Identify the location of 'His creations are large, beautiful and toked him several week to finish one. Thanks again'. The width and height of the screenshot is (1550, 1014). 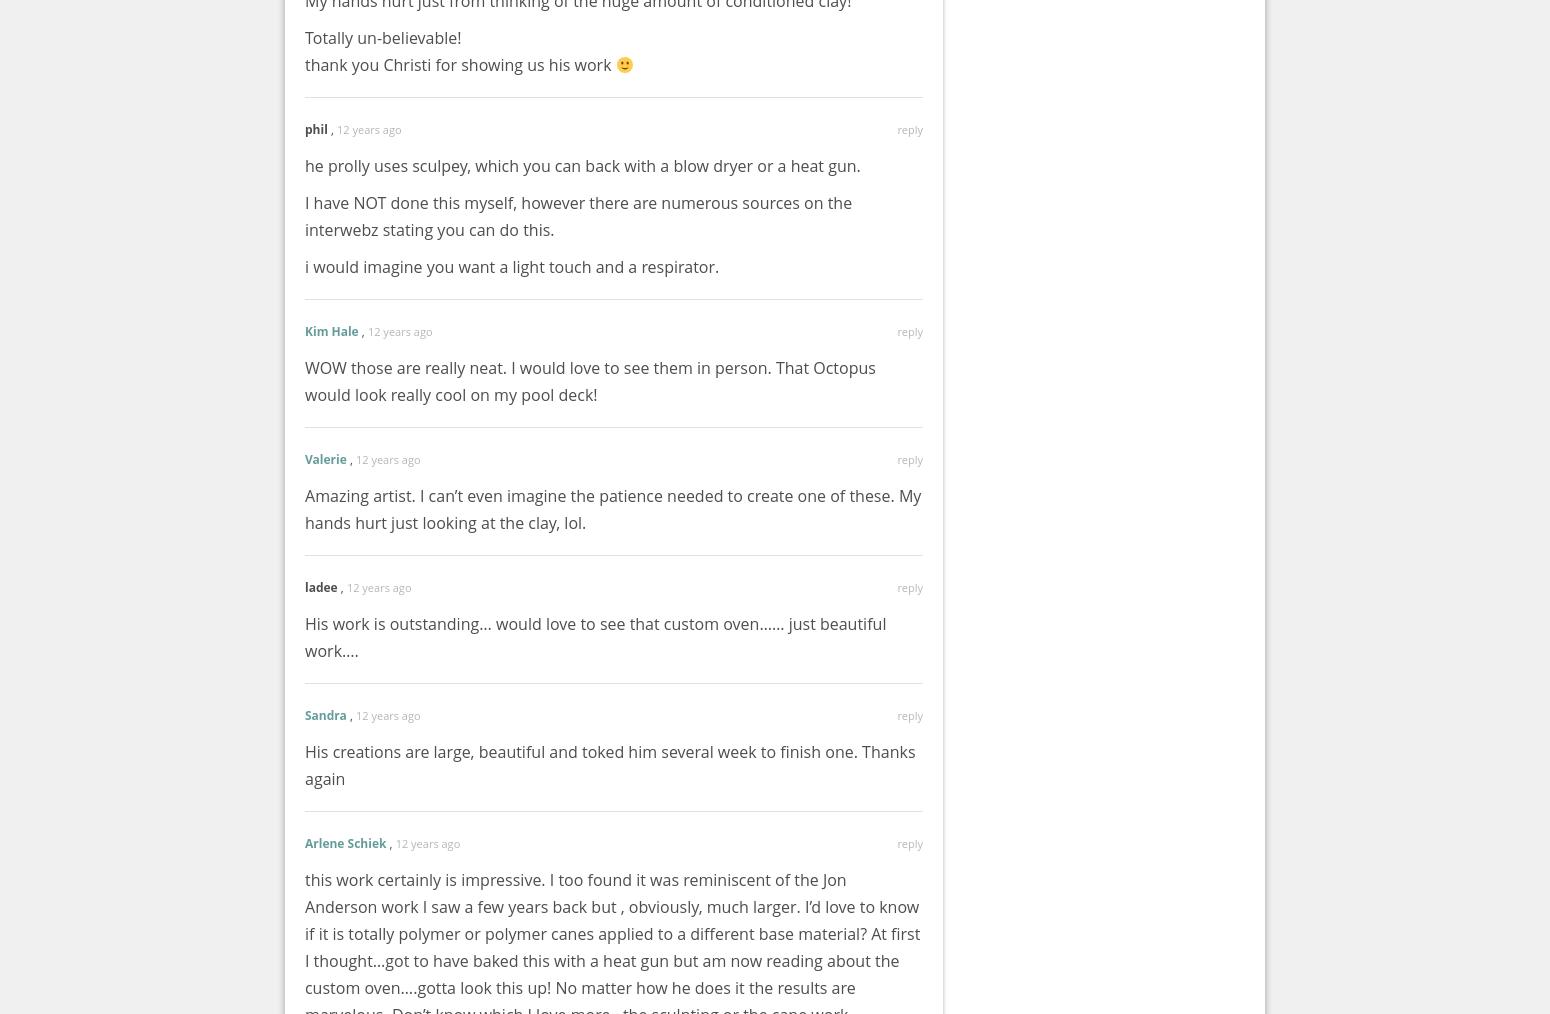
(609, 765).